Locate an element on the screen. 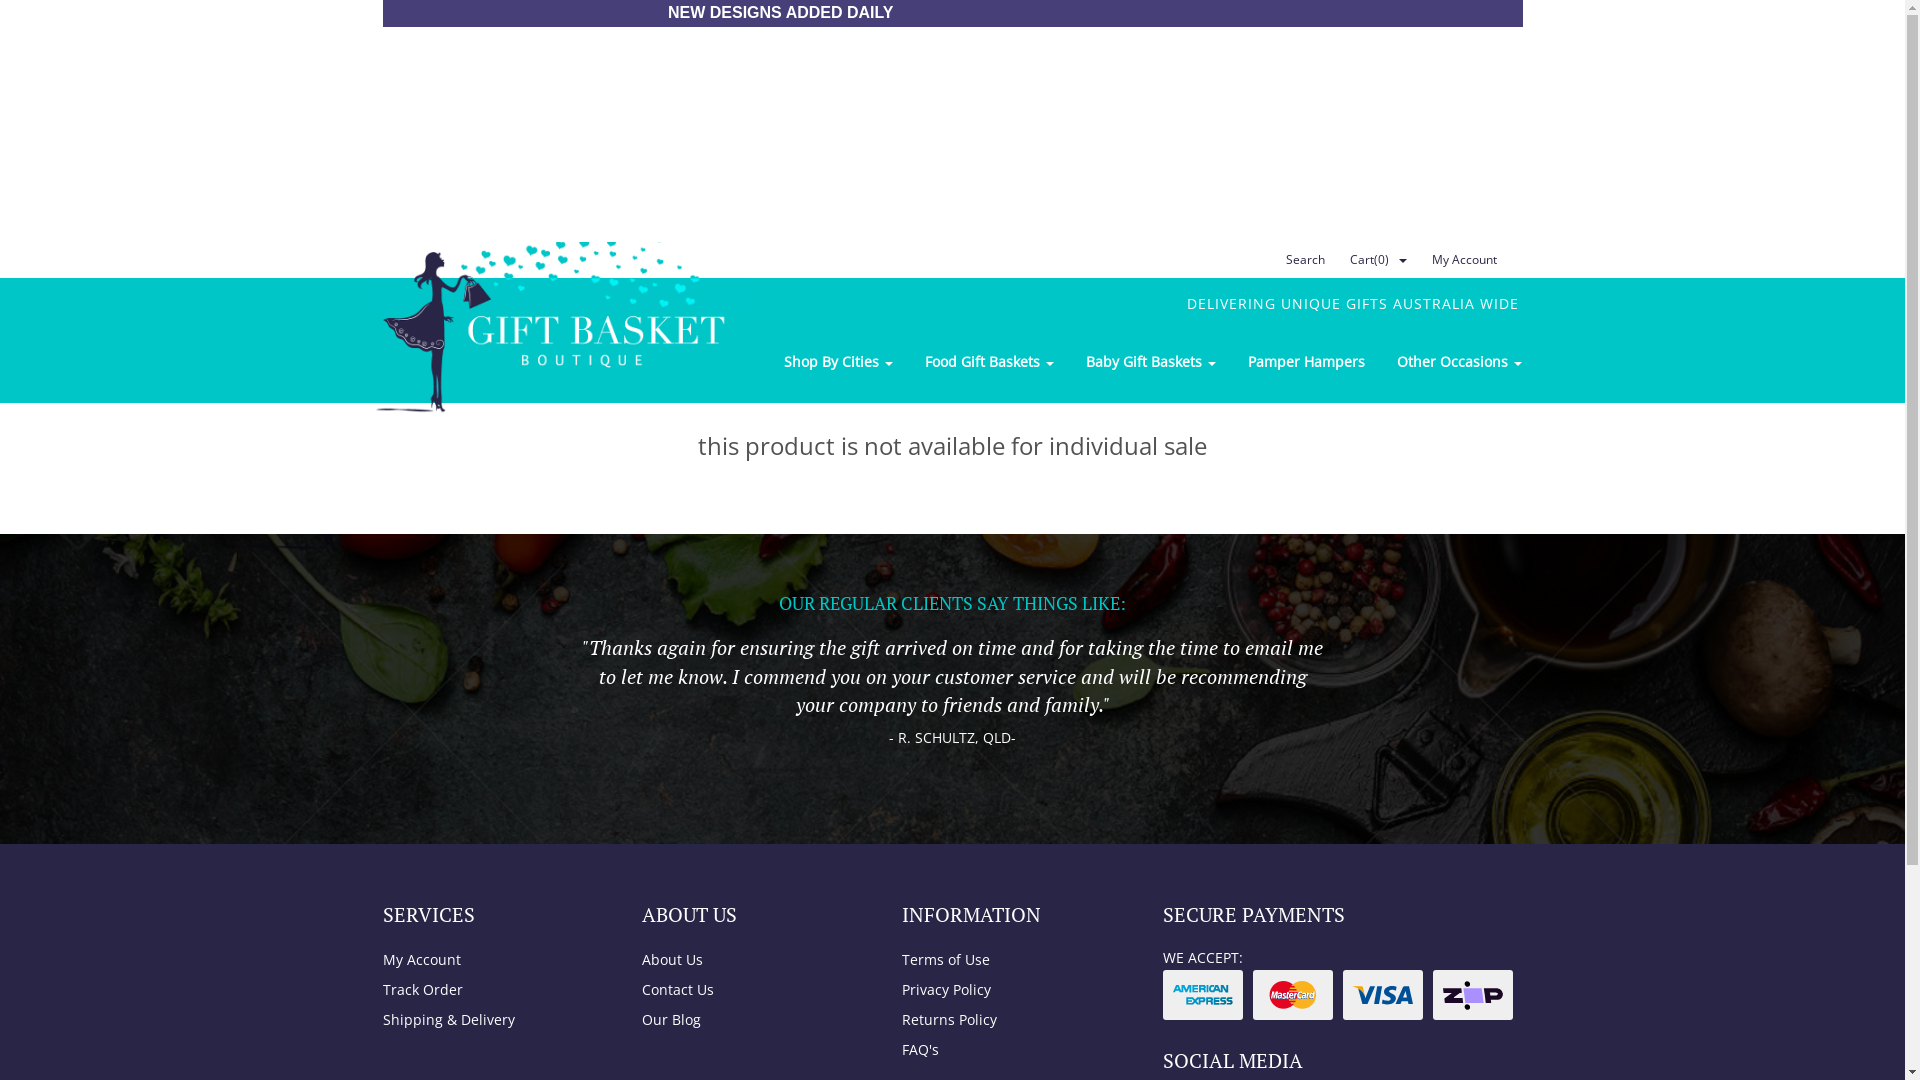  'Other Occasions' is located at coordinates (1379, 362).